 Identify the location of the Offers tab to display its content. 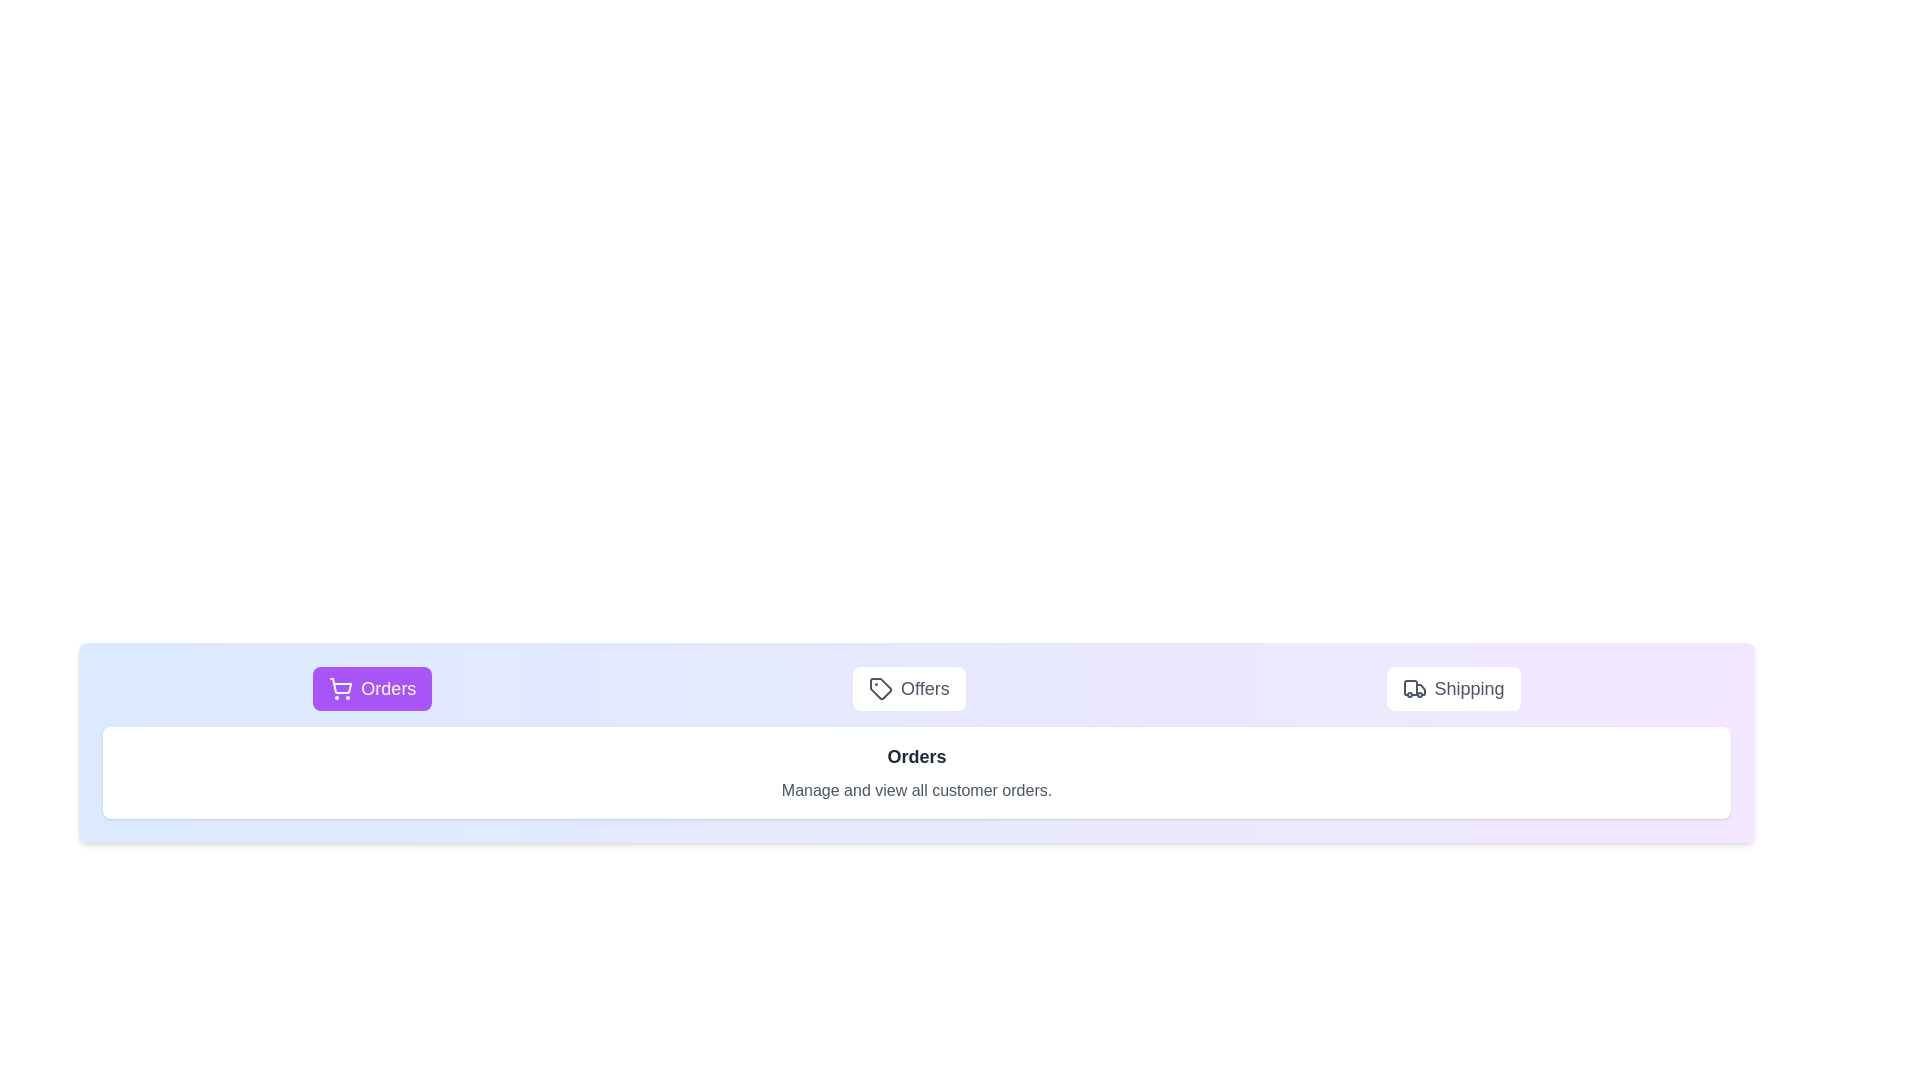
(908, 688).